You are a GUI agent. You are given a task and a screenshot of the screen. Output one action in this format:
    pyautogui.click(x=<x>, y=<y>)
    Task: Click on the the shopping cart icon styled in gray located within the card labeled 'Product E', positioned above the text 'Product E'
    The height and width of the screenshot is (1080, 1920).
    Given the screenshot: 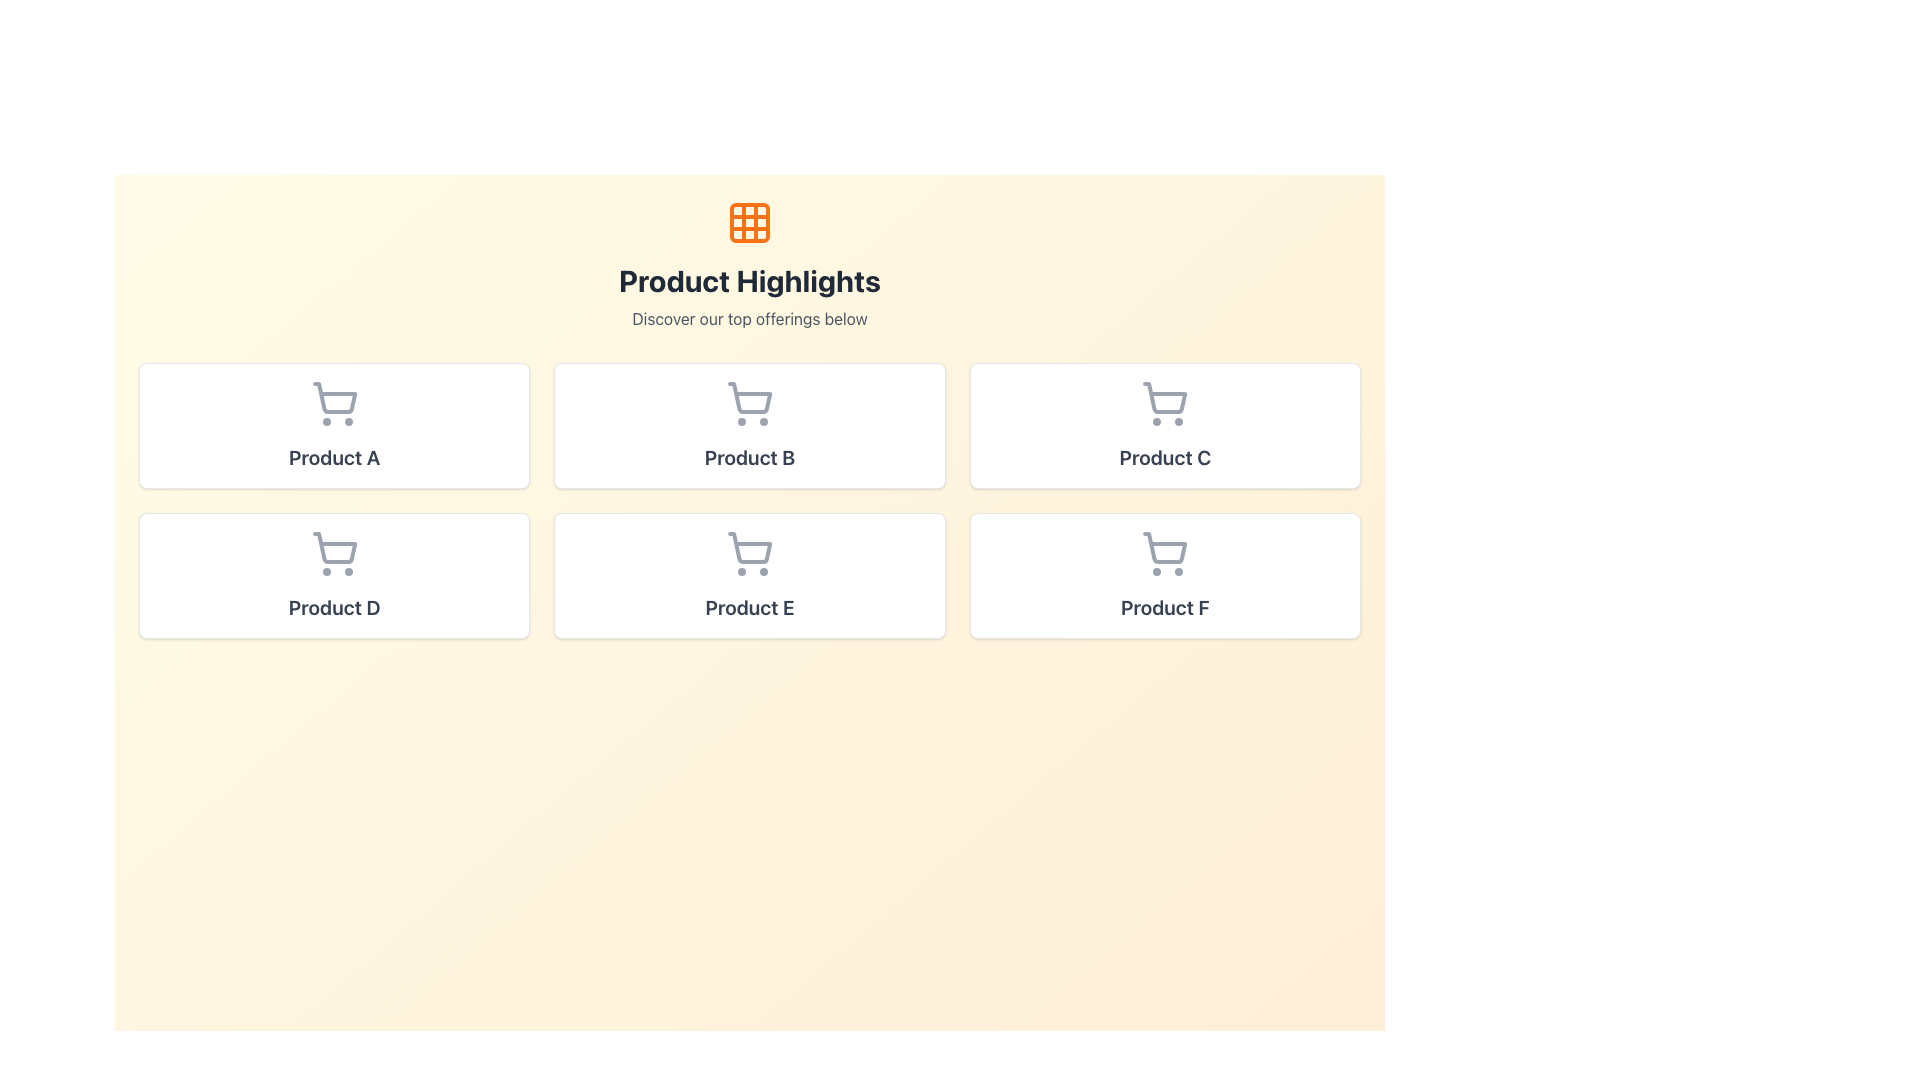 What is the action you would take?
    pyautogui.click(x=748, y=554)
    